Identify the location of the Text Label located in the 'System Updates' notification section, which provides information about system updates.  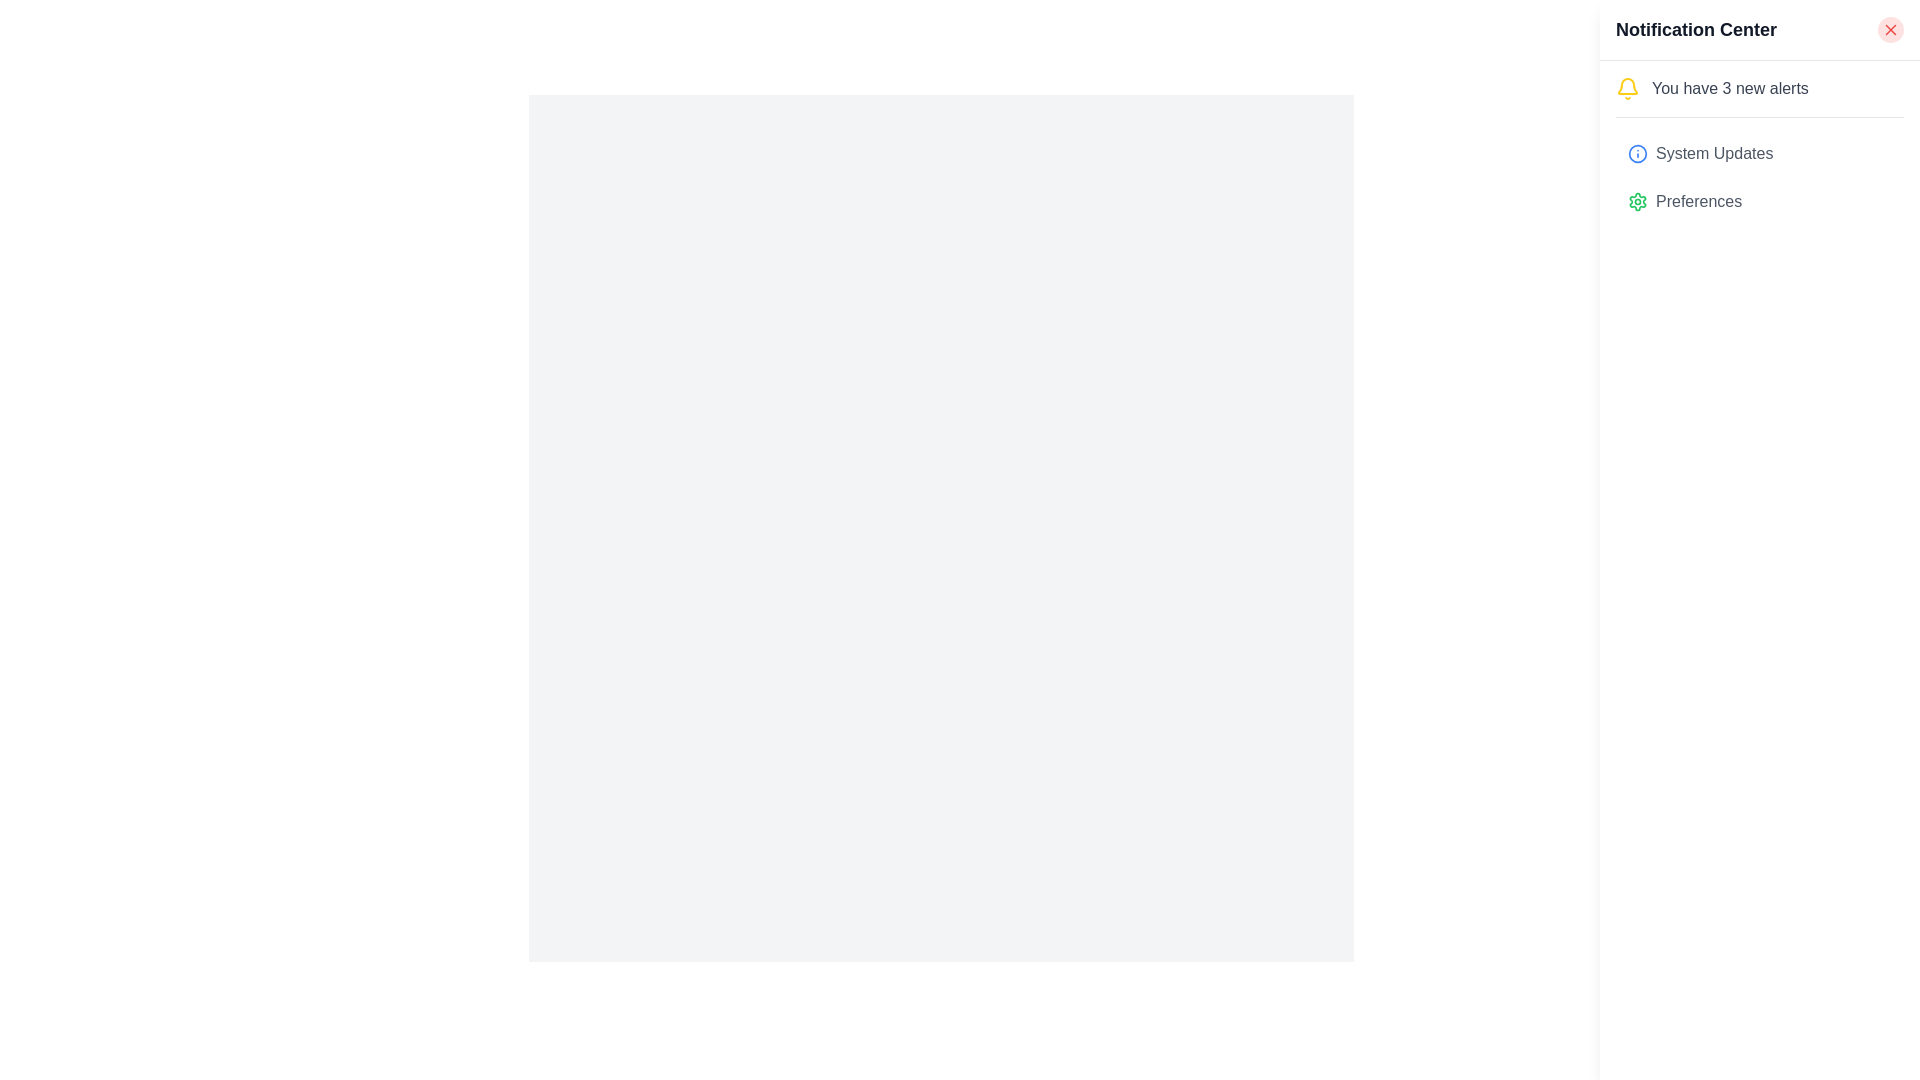
(1713, 153).